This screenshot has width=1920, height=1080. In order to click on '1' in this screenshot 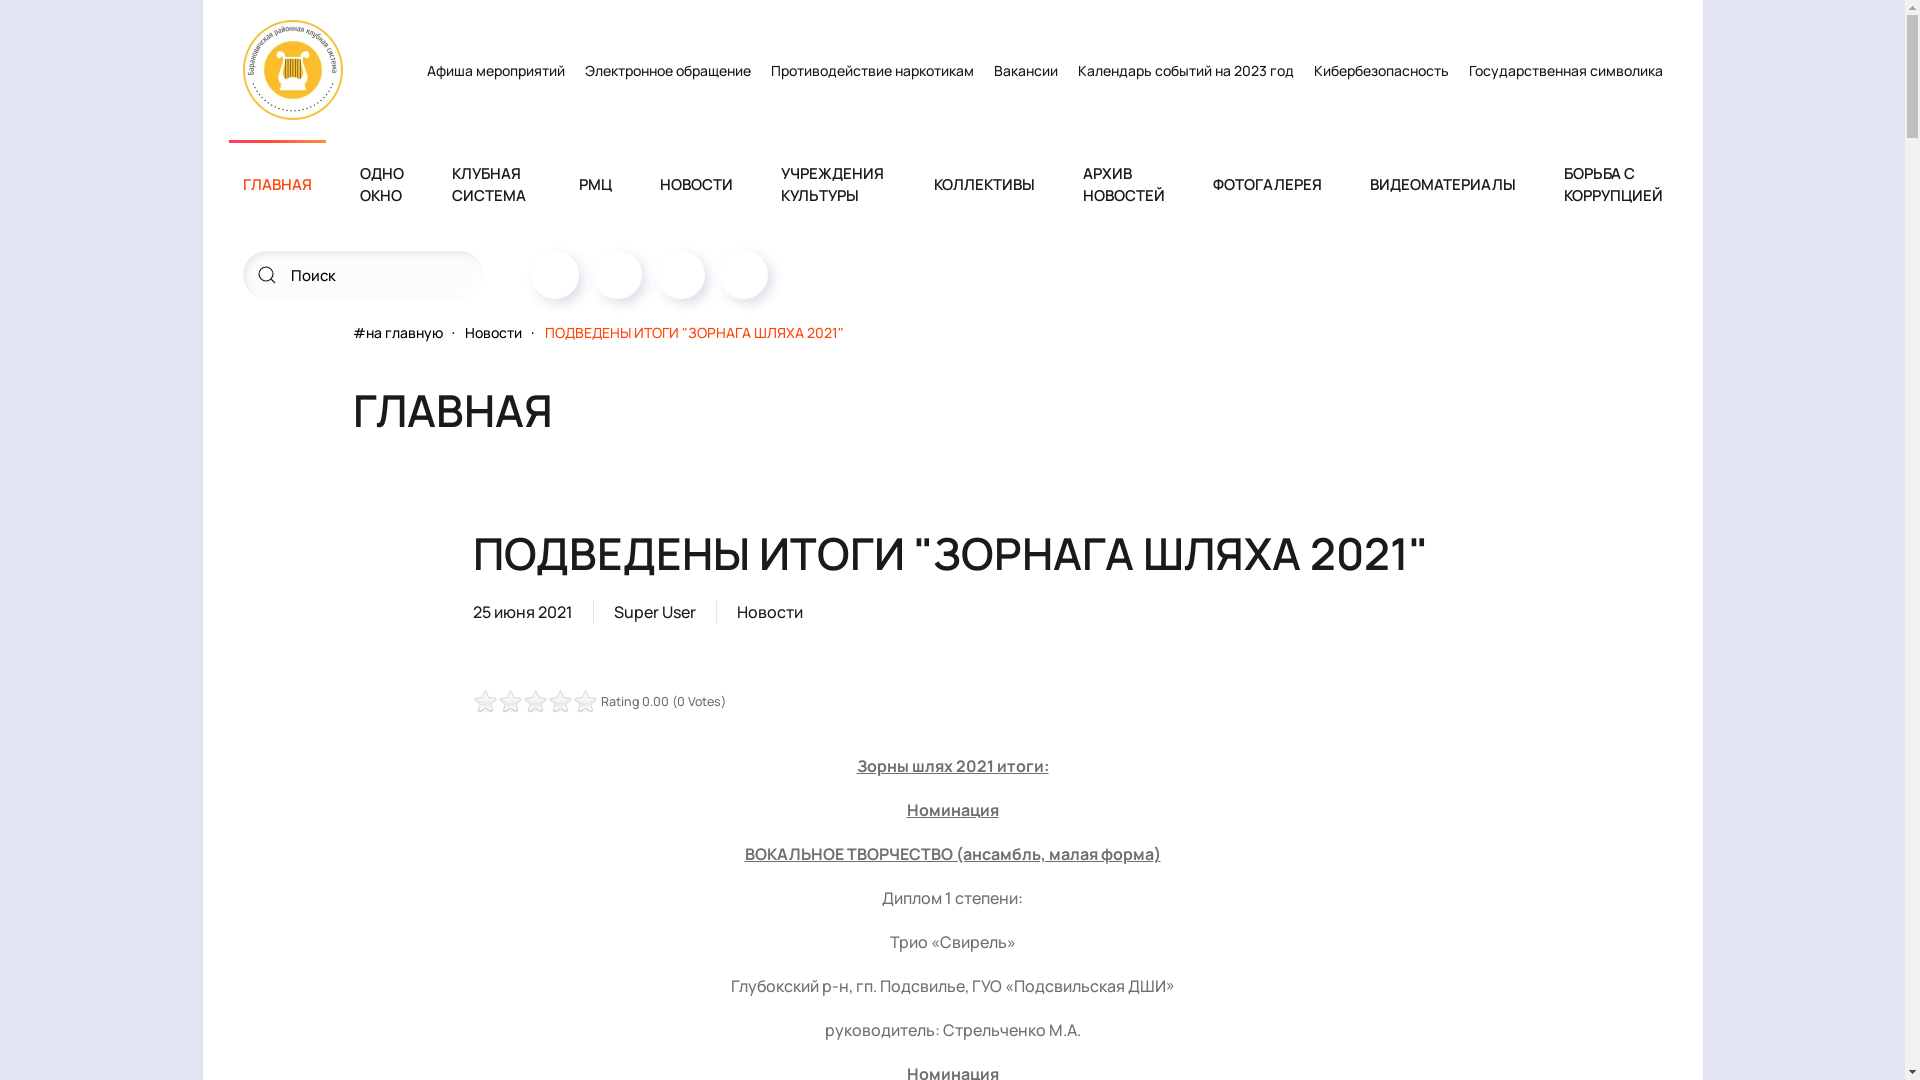, I will do `click(497, 700)`.